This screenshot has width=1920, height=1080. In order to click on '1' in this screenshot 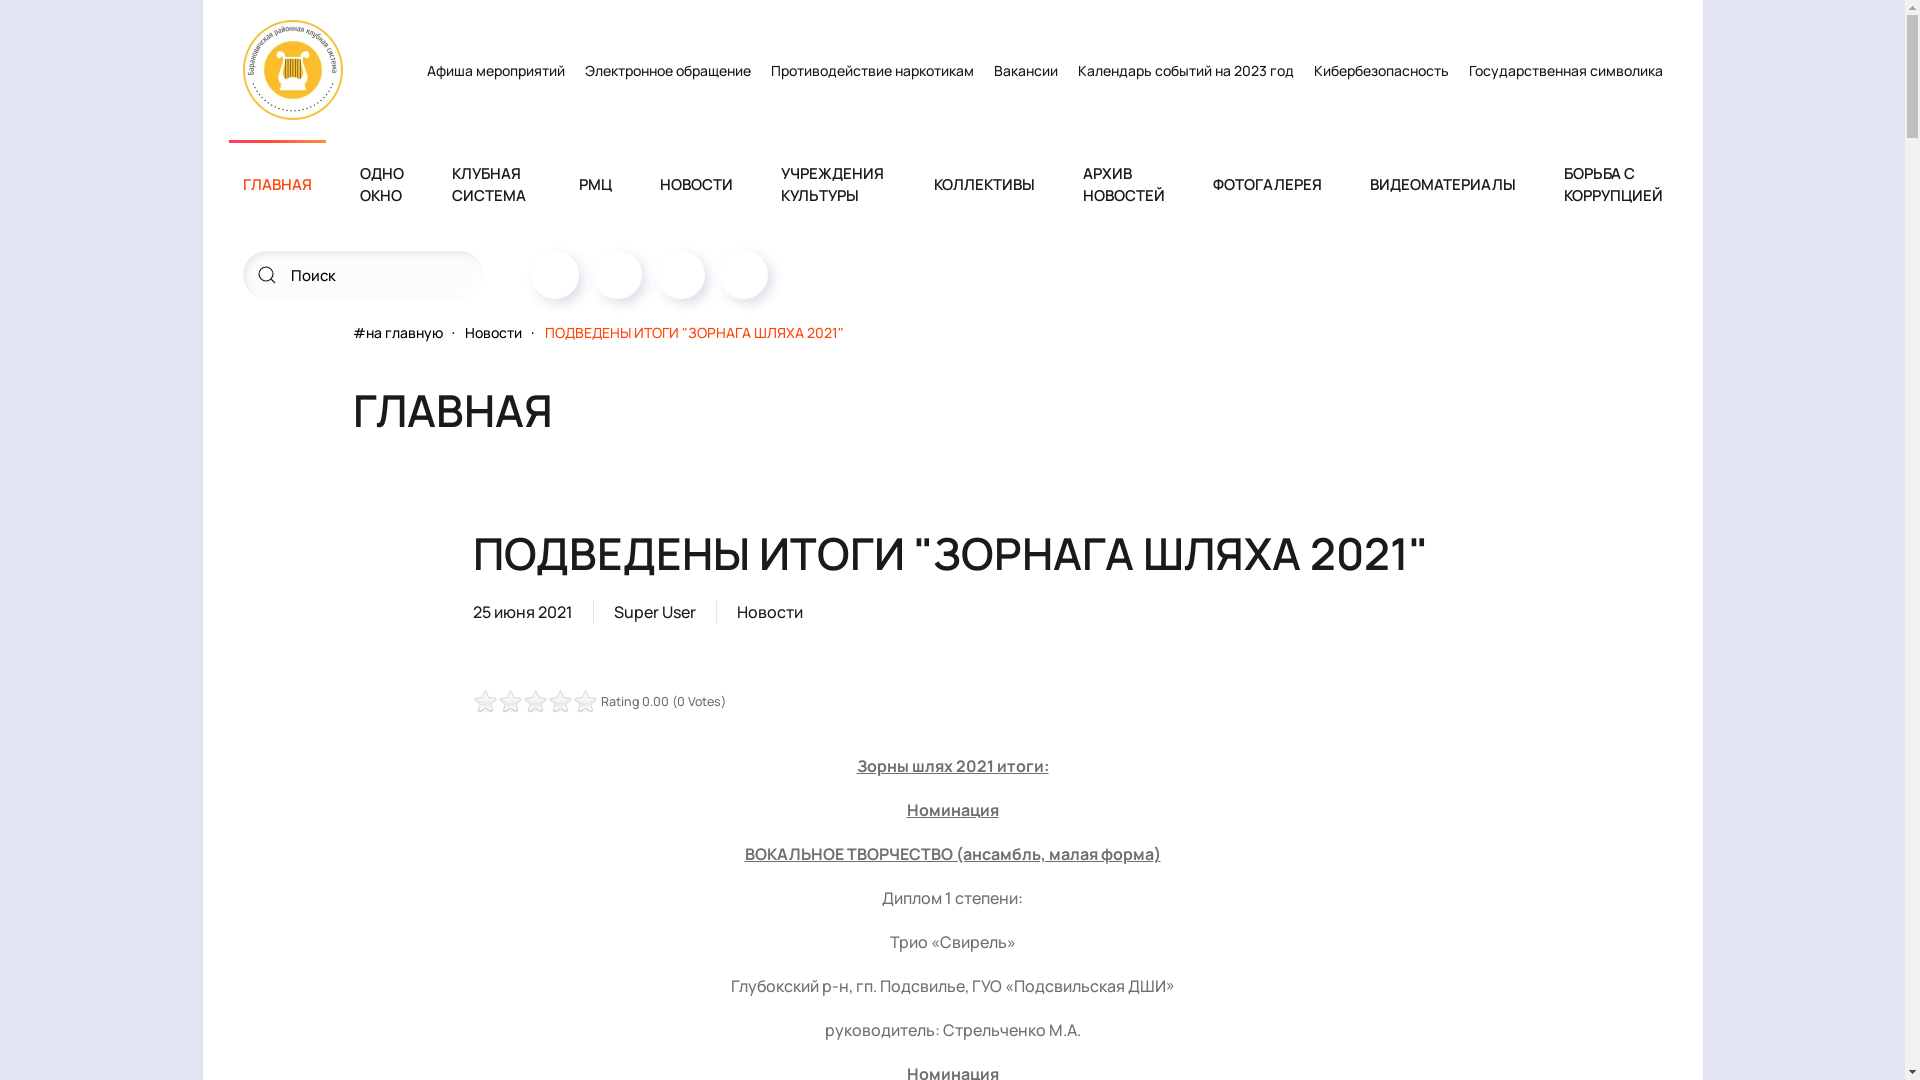, I will do `click(497, 700)`.